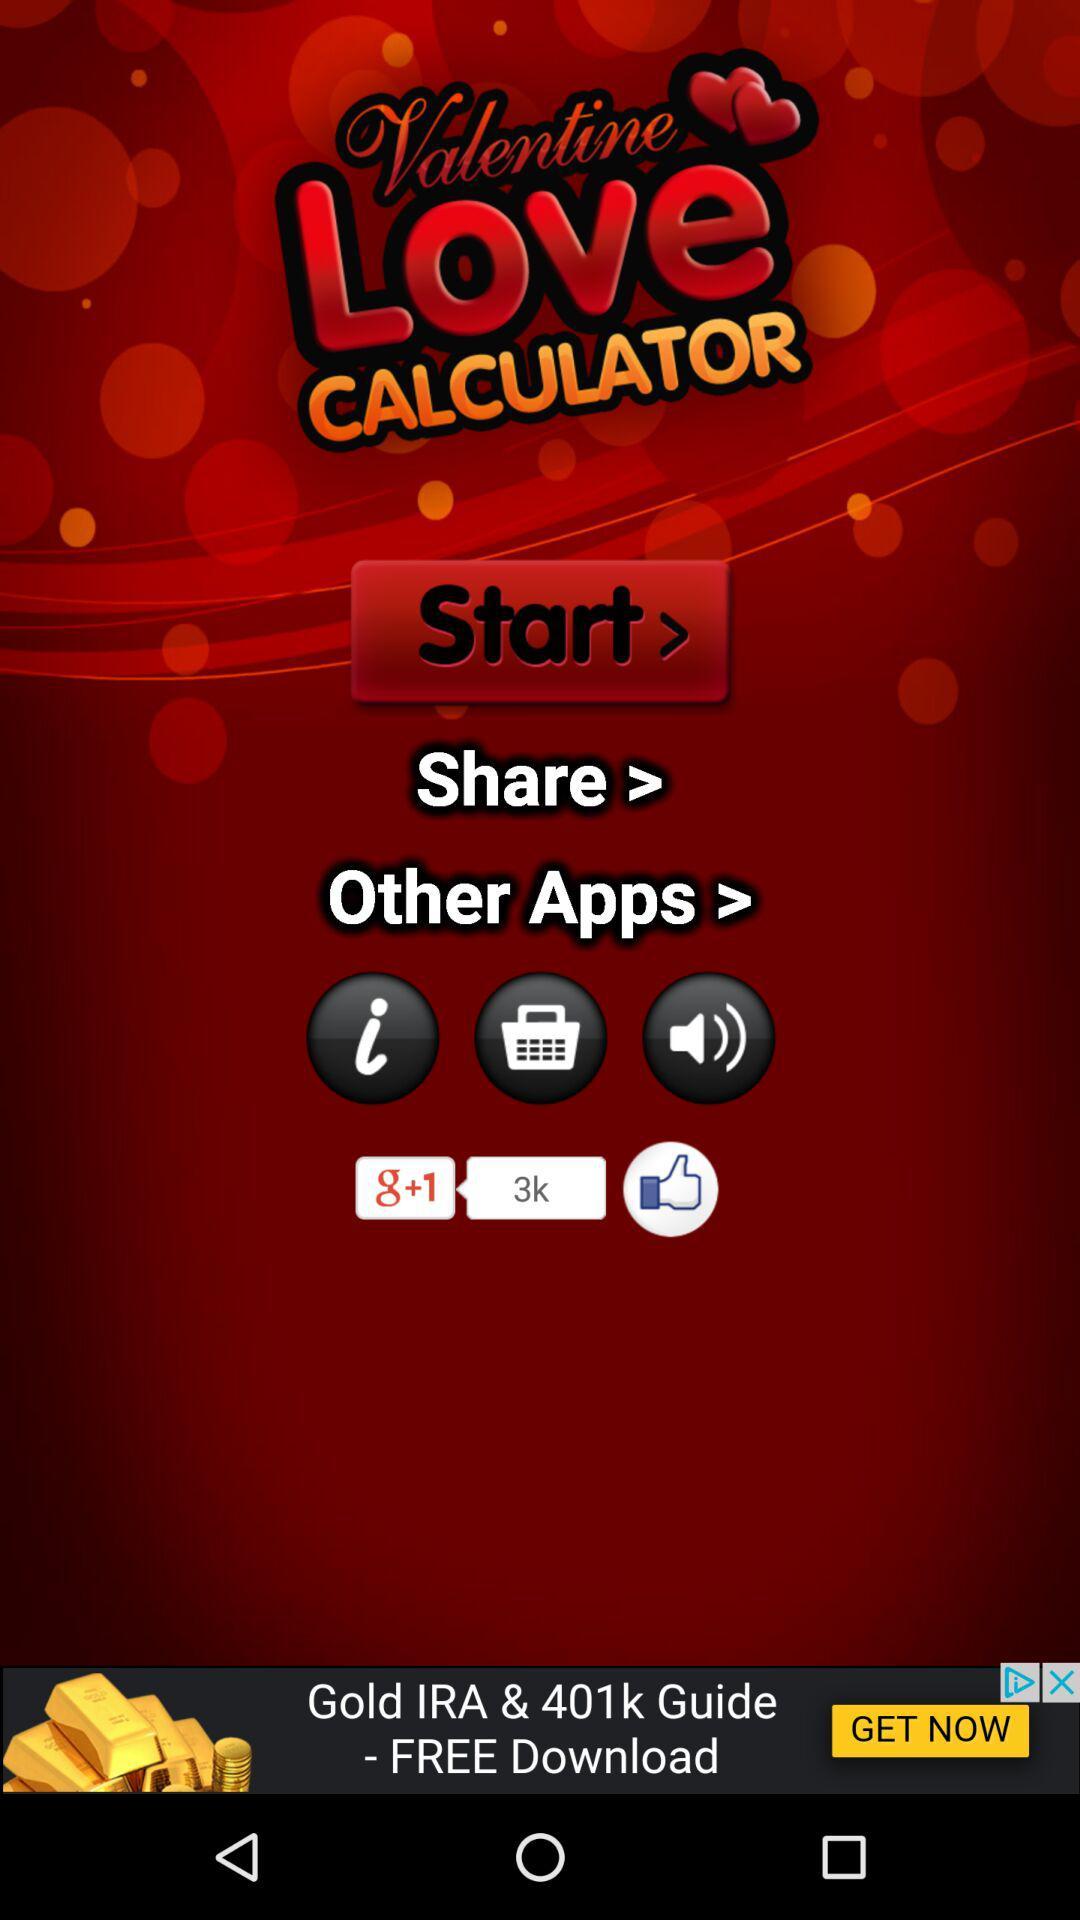 The height and width of the screenshot is (1920, 1080). Describe the element at coordinates (540, 1037) in the screenshot. I see `store` at that location.